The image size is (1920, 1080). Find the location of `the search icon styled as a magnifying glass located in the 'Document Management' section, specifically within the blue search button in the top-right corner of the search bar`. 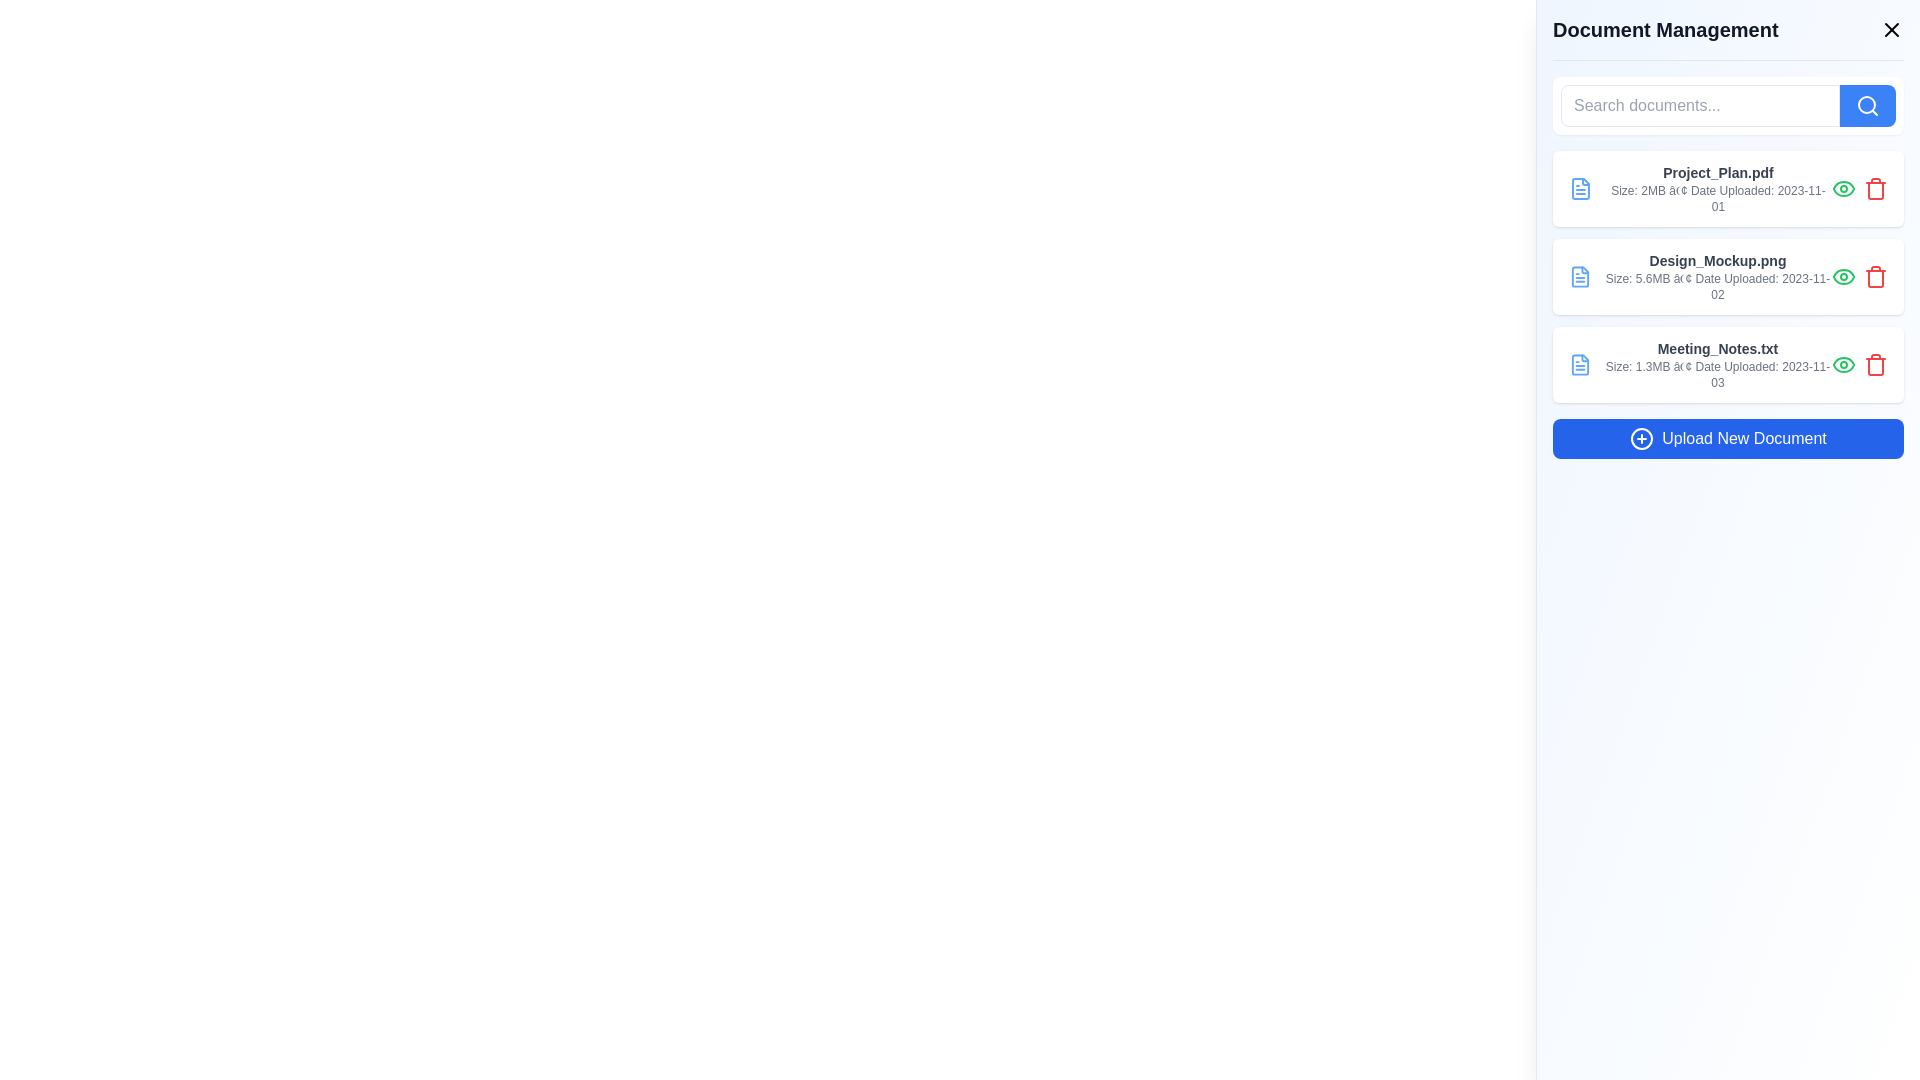

the search icon styled as a magnifying glass located in the 'Document Management' section, specifically within the blue search button in the top-right corner of the search bar is located at coordinates (1866, 105).